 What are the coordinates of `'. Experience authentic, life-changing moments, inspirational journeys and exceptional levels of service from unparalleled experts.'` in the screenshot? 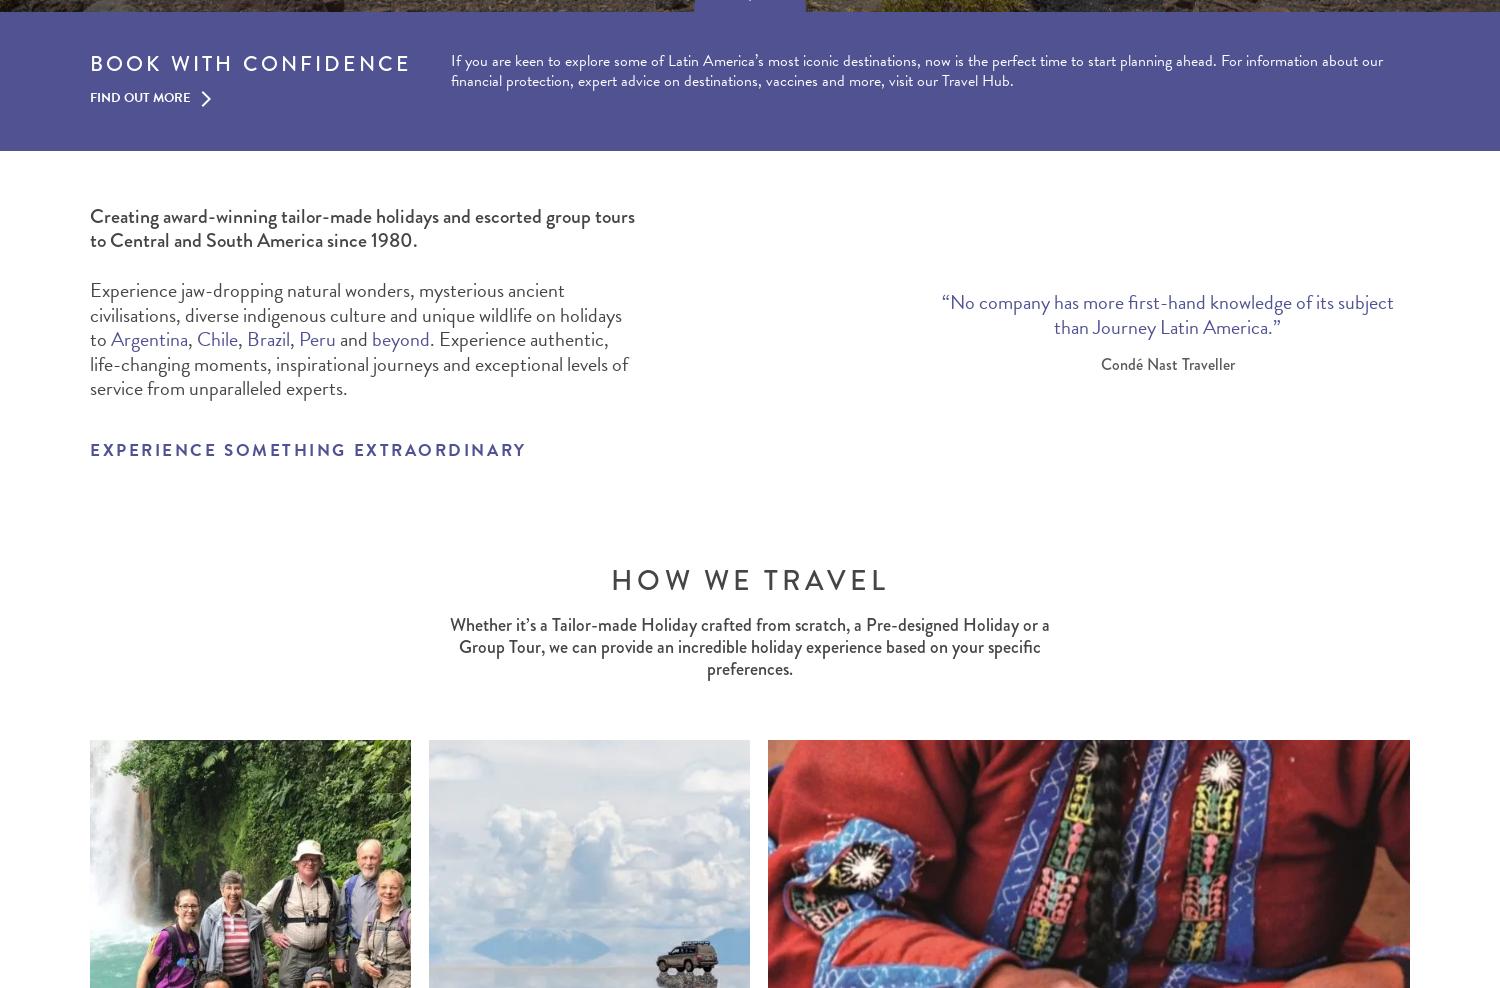 It's located at (89, 363).